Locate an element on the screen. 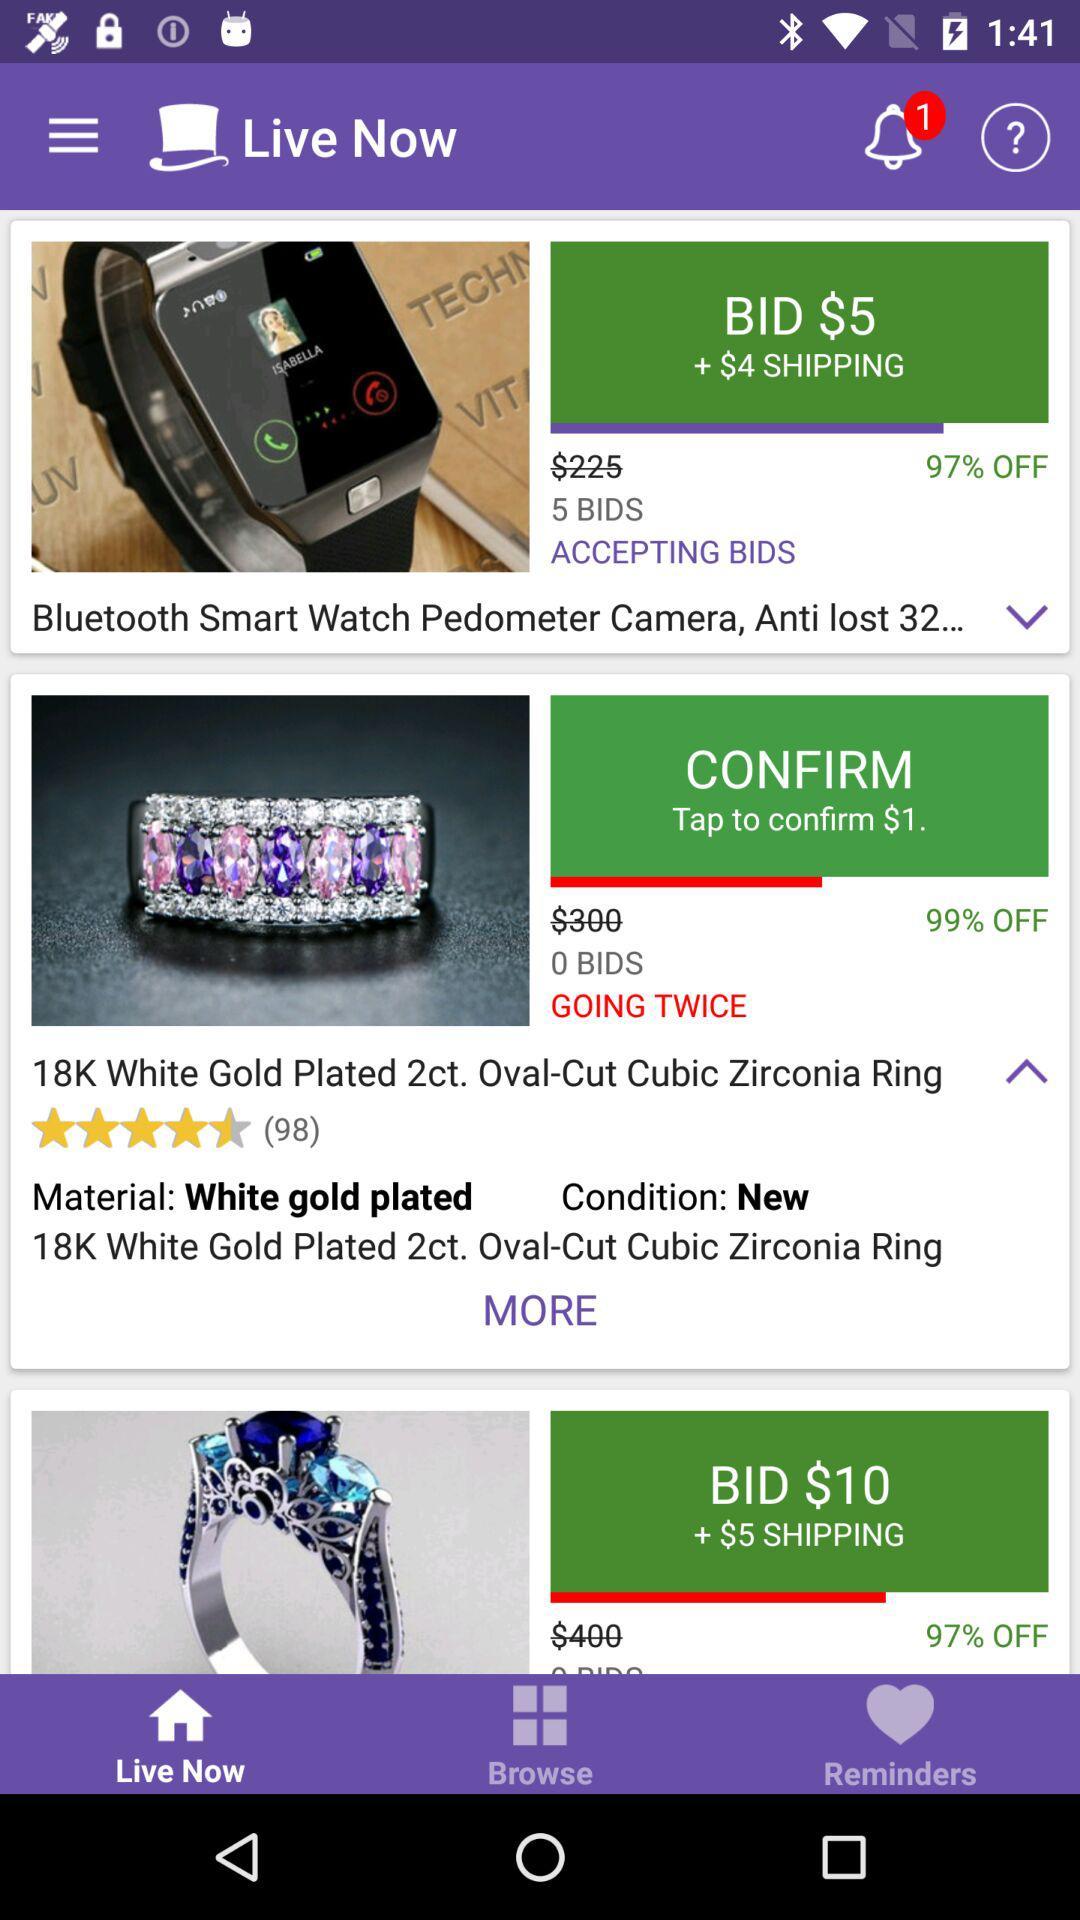 Image resolution: width=1080 pixels, height=1920 pixels. the item to the left of the reminders icon is located at coordinates (540, 1737).